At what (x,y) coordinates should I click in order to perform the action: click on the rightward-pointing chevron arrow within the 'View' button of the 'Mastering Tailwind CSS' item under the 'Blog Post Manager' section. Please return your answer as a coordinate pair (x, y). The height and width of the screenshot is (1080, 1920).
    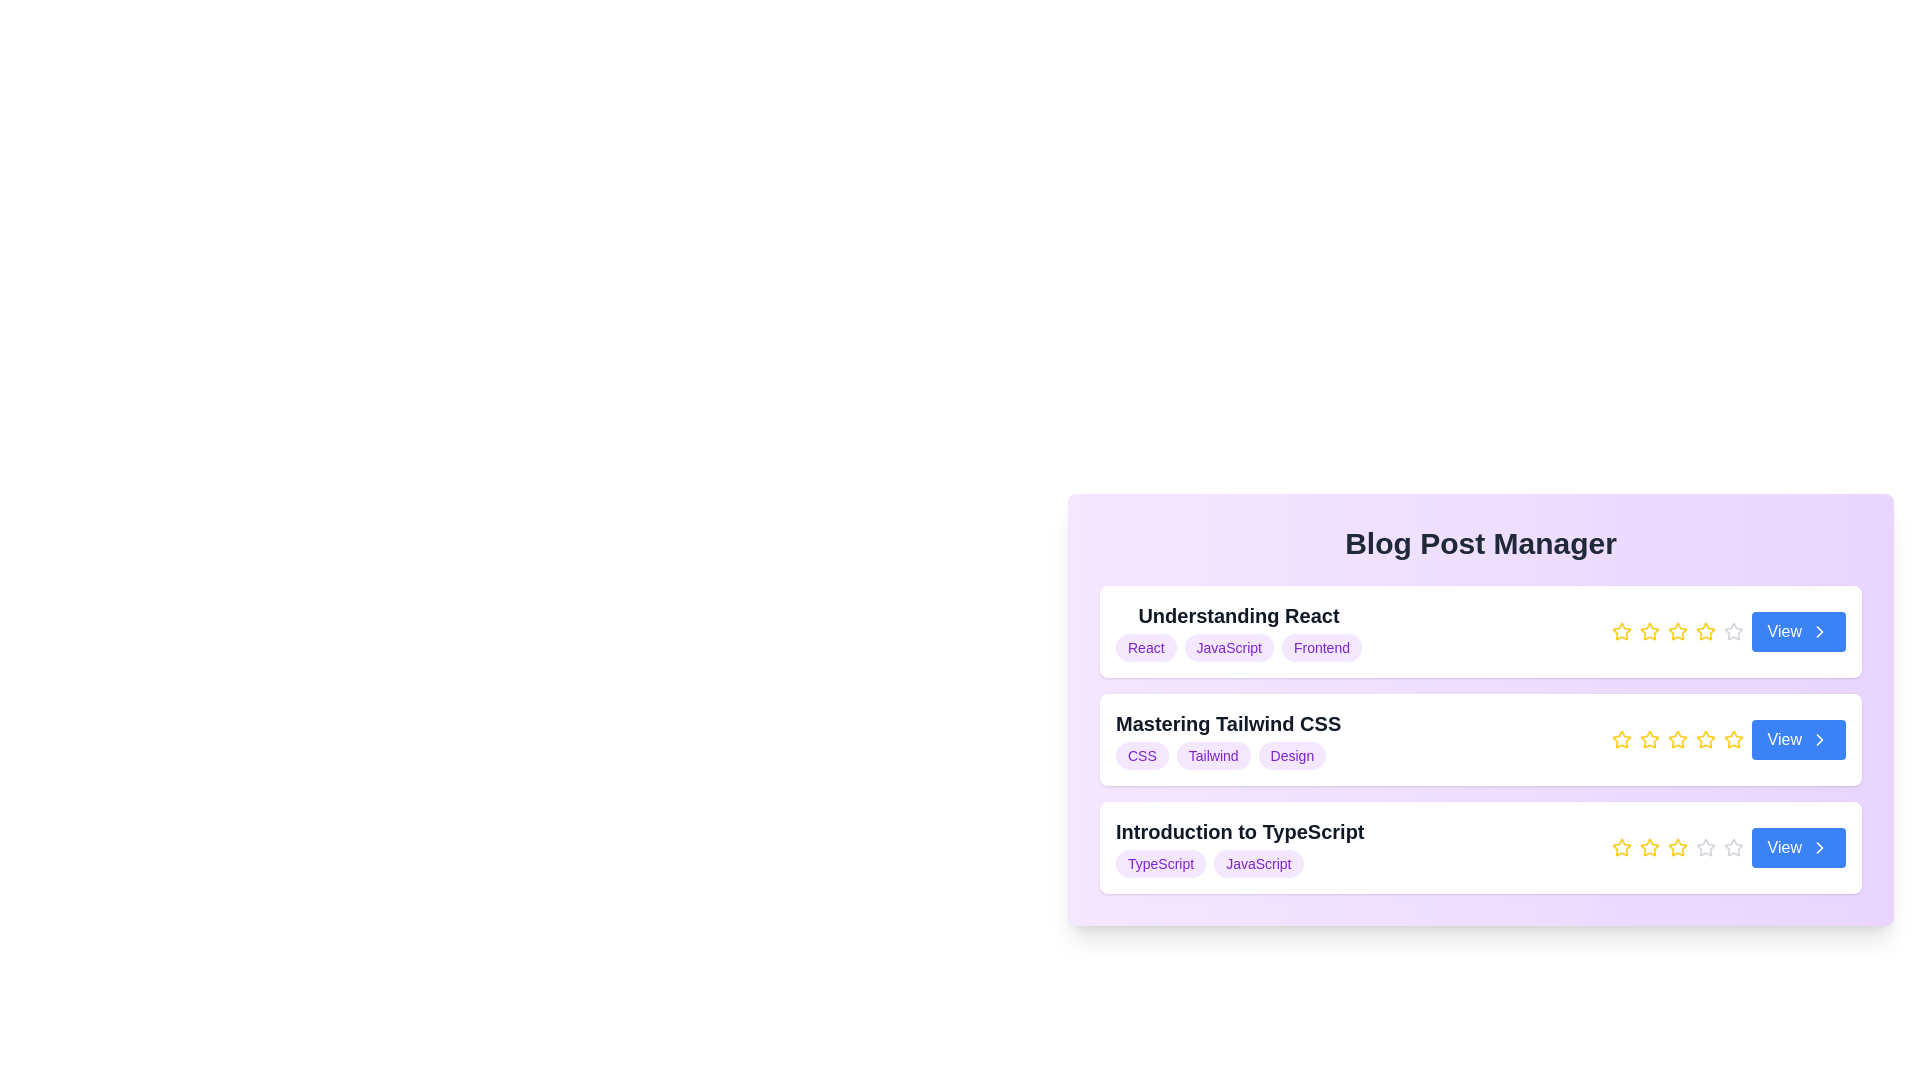
    Looking at the image, I should click on (1819, 740).